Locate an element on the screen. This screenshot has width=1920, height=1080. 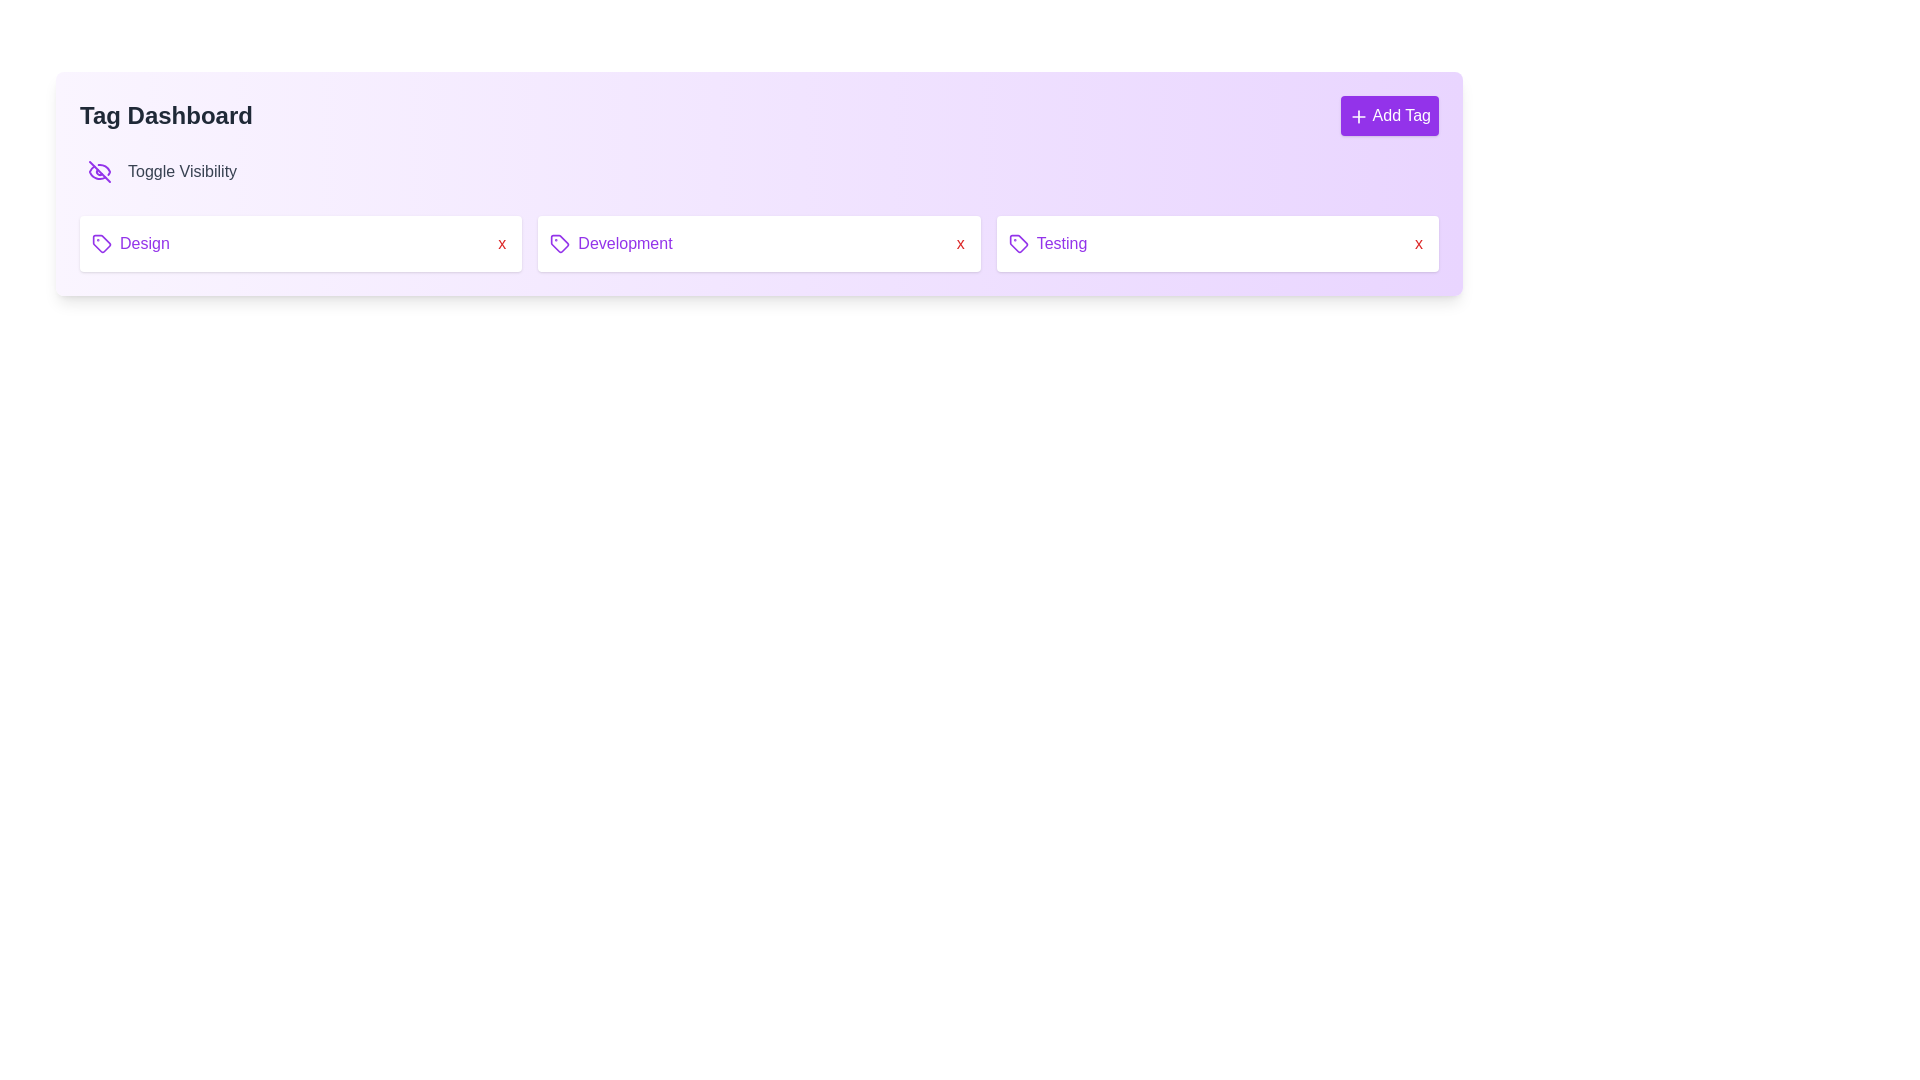
the 'x' button located at the far right side of the 'Development' box is located at coordinates (960, 242).